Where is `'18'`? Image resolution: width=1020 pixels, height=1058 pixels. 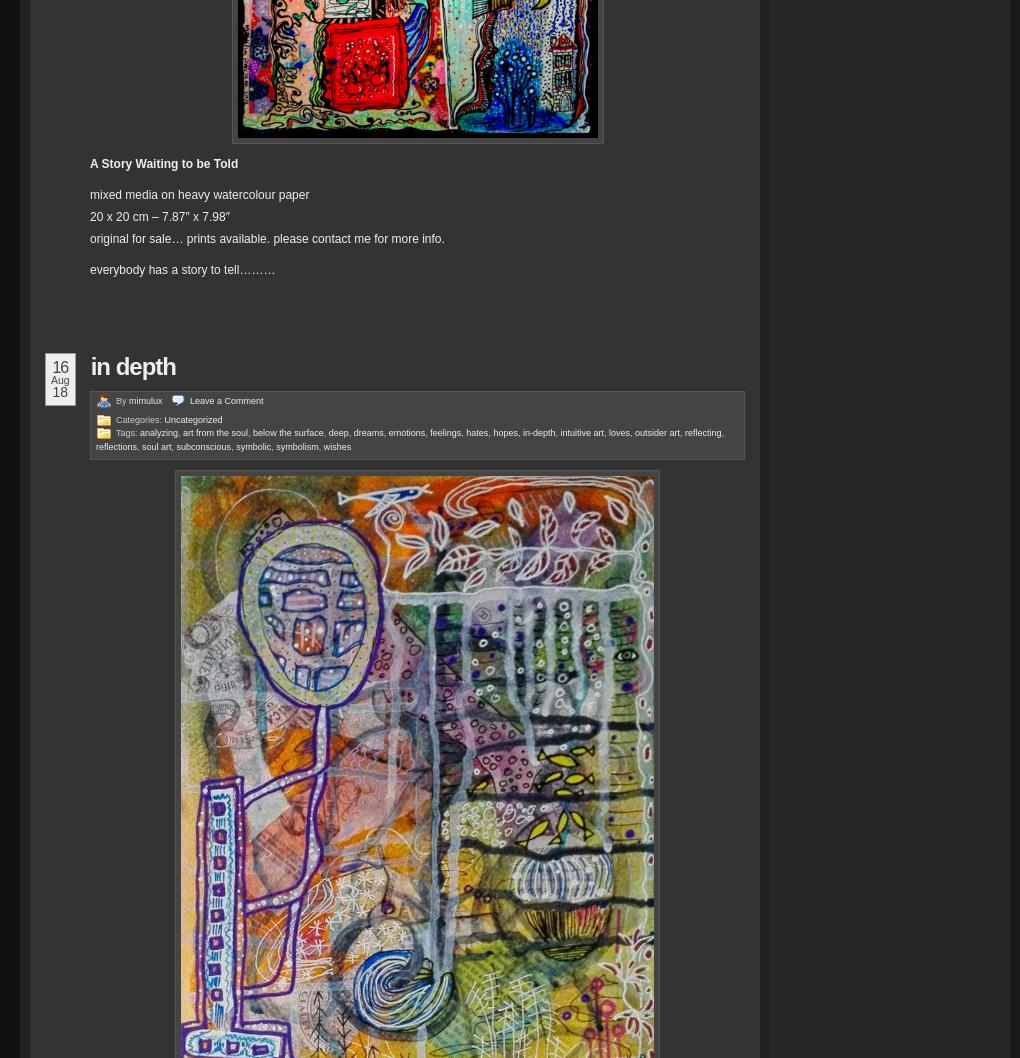
'18' is located at coordinates (59, 391).